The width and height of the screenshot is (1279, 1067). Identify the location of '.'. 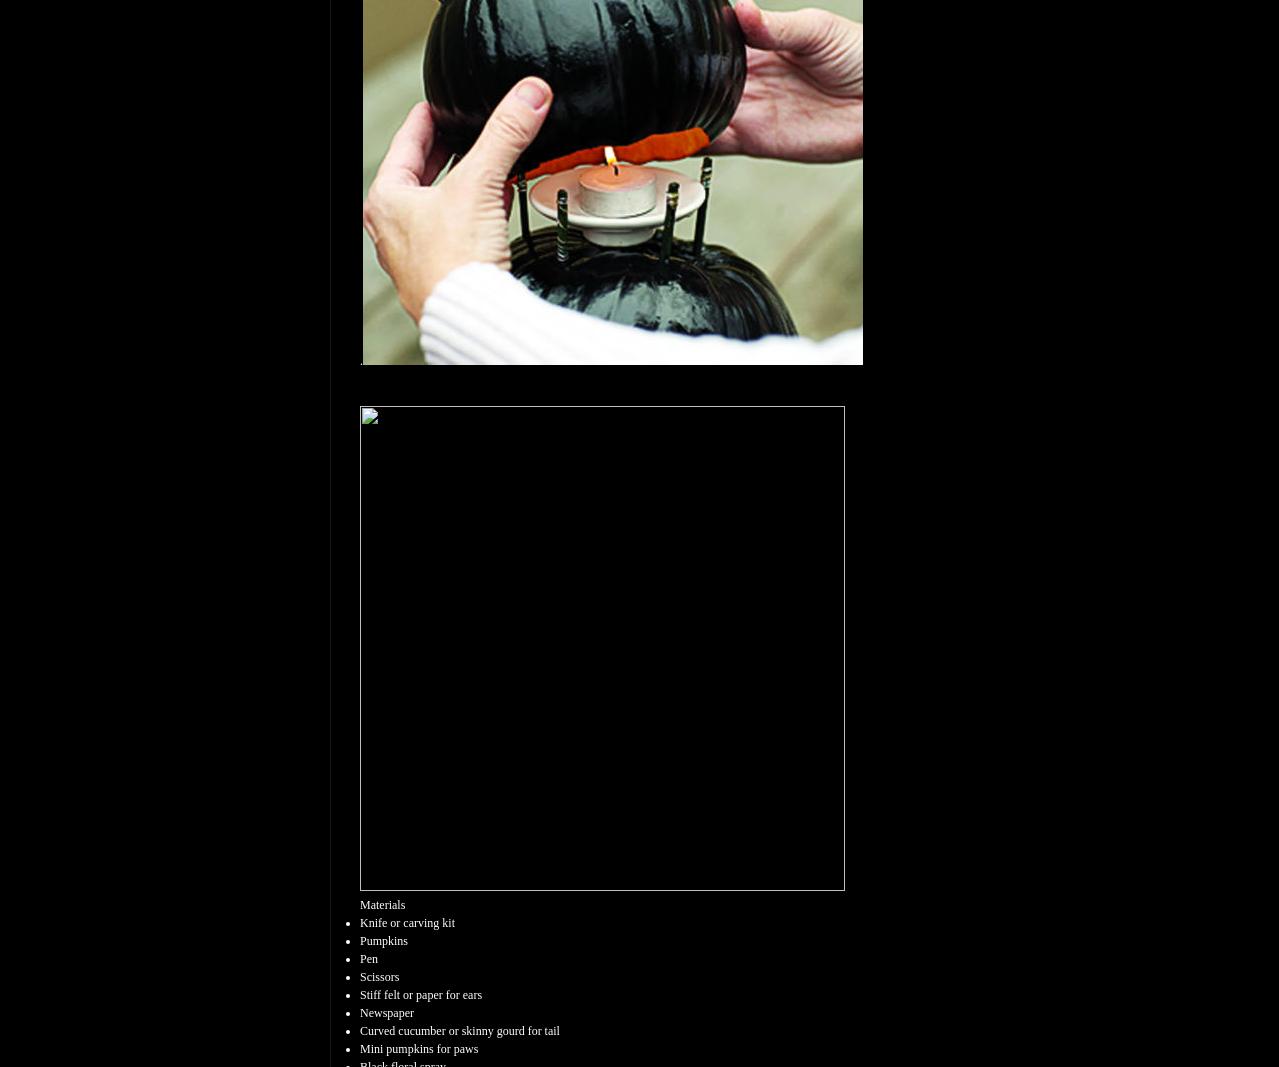
(360, 359).